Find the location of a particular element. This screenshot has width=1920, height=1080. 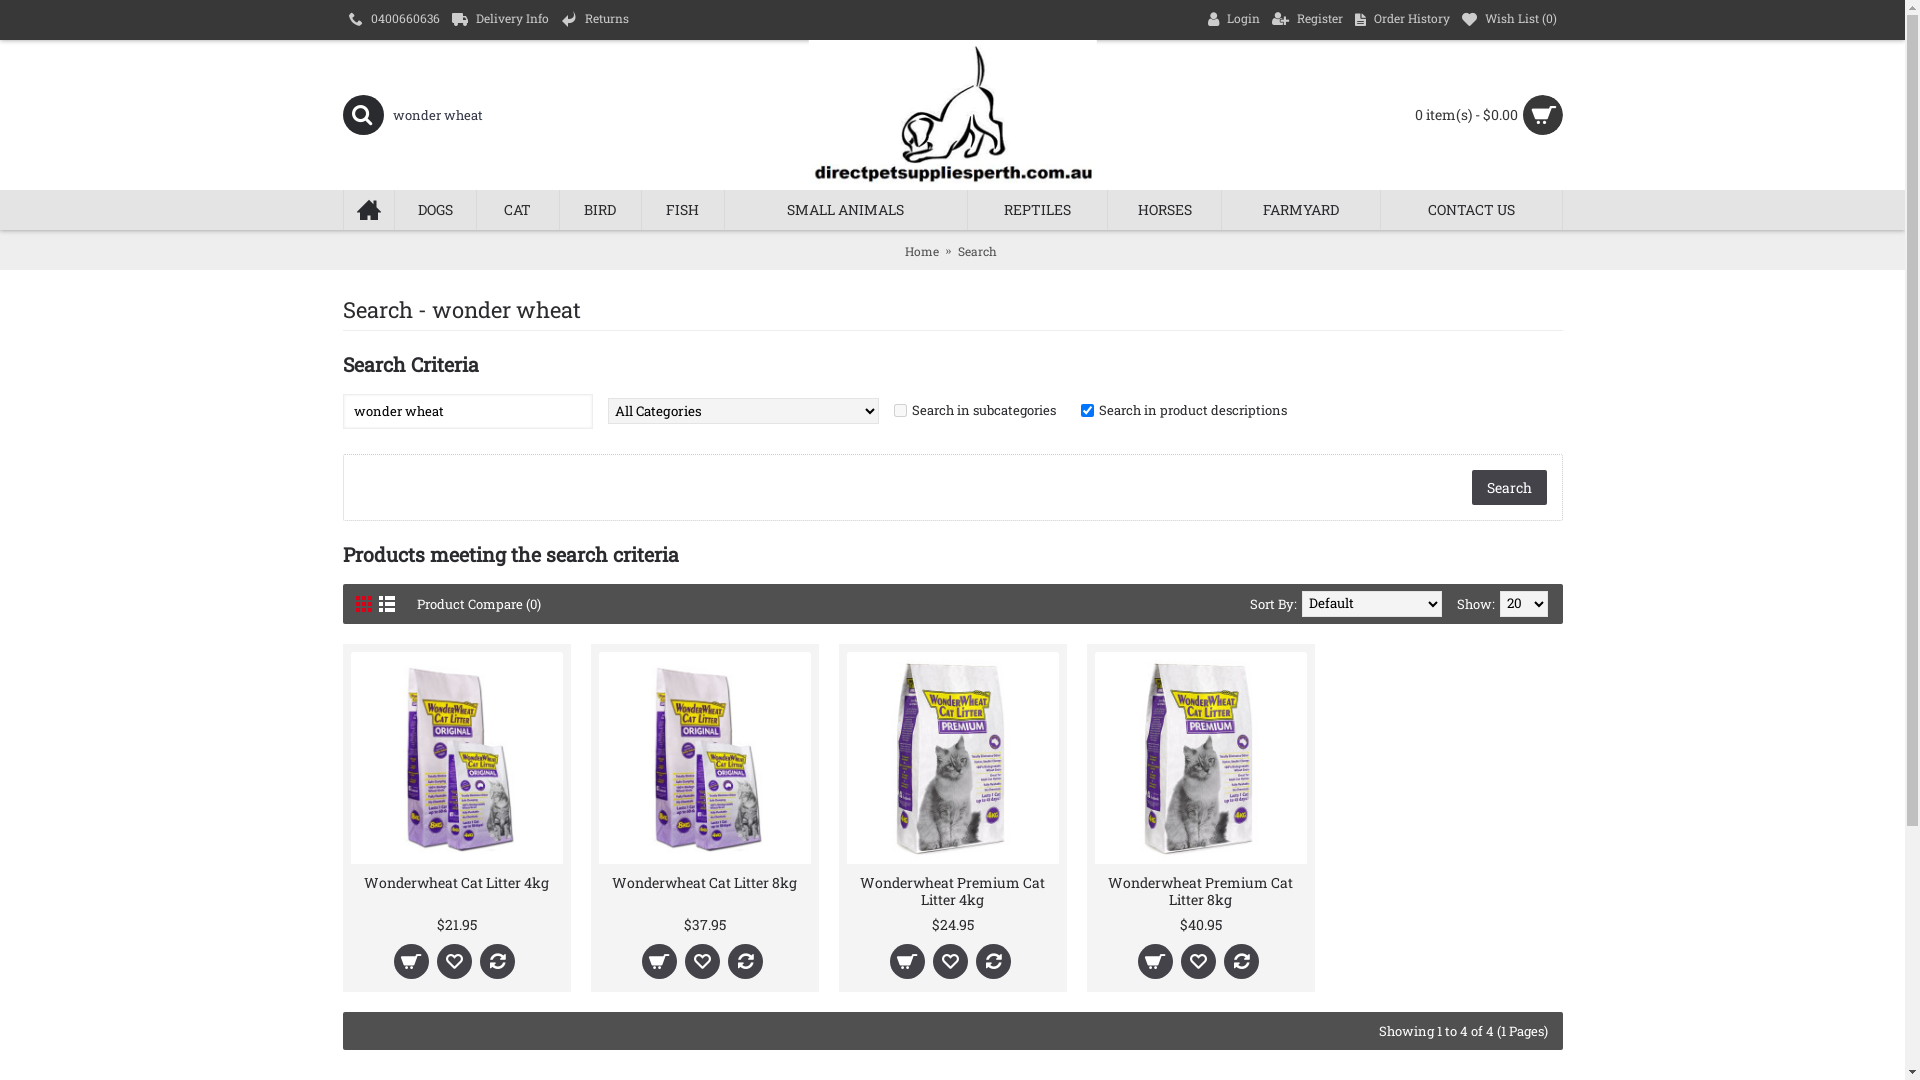

'0400660636' is located at coordinates (393, 19).